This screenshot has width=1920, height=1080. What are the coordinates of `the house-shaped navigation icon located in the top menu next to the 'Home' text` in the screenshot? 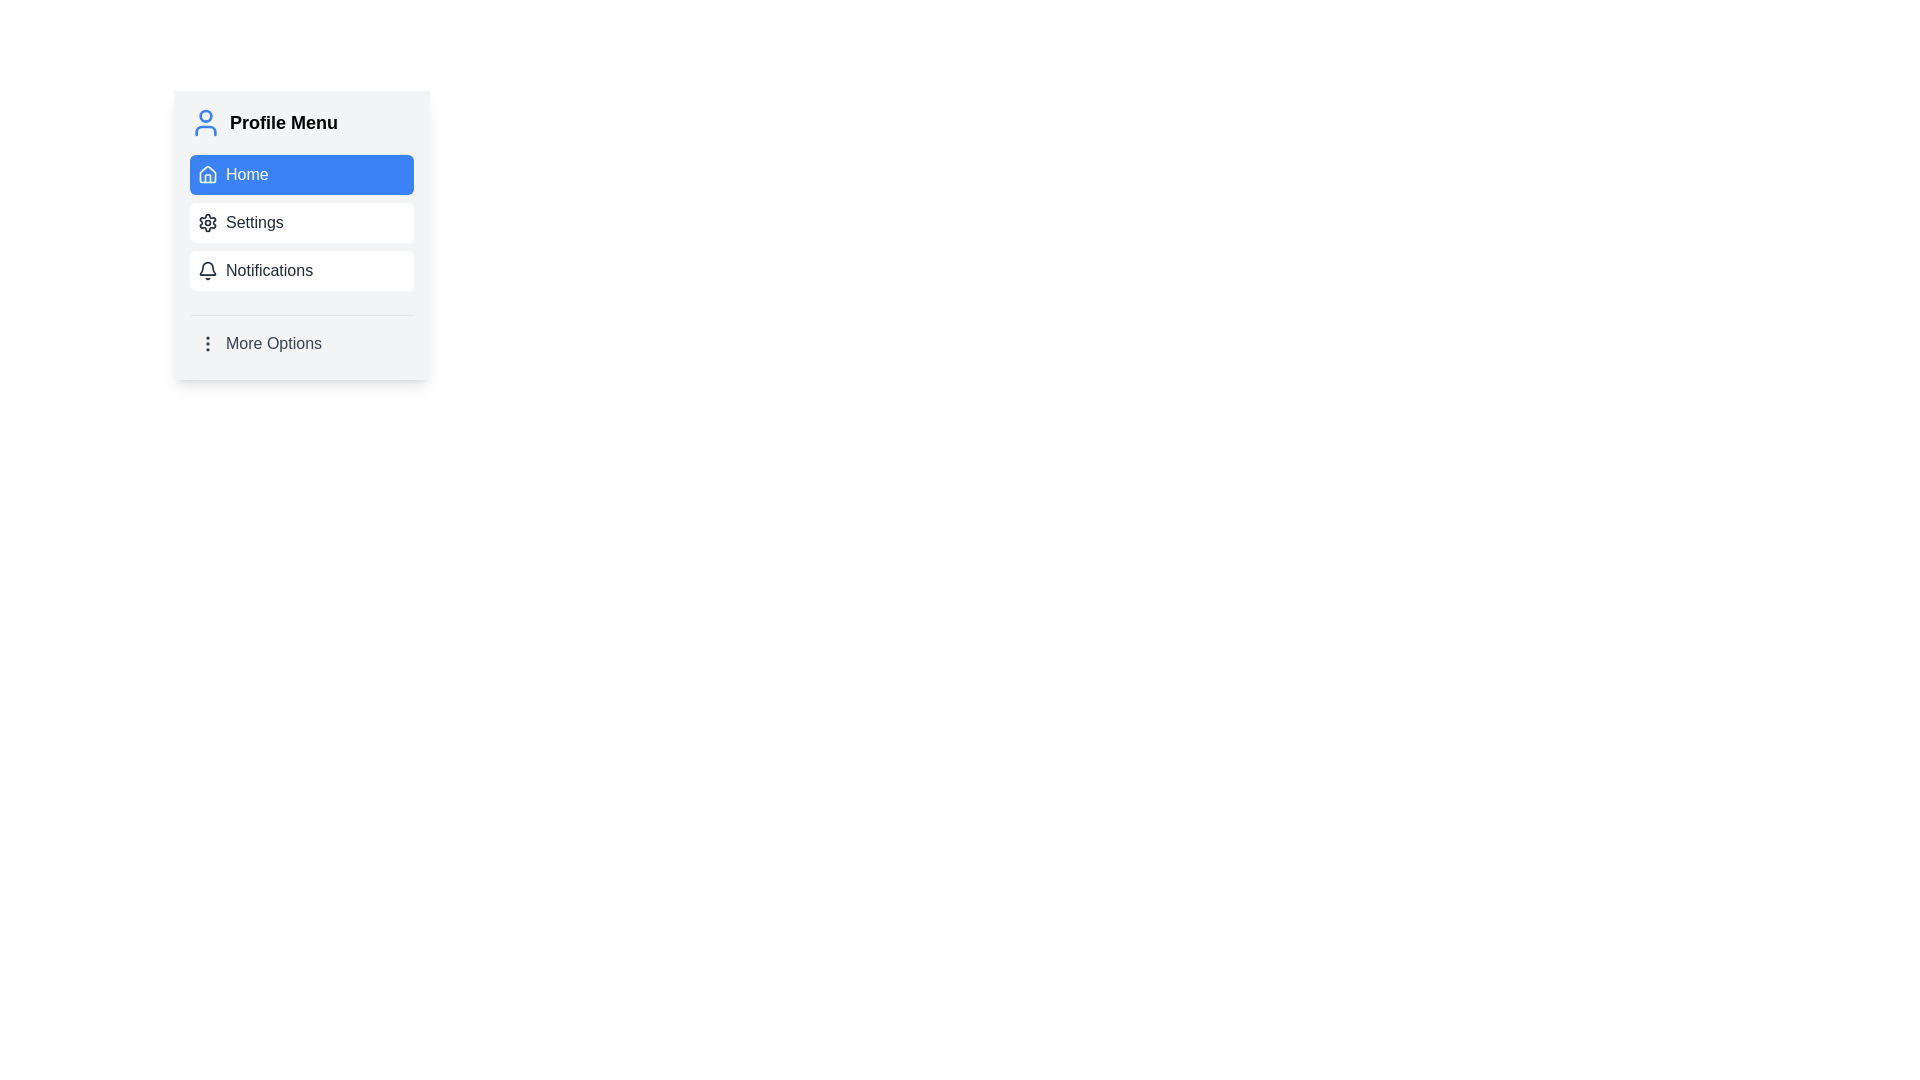 It's located at (207, 173).